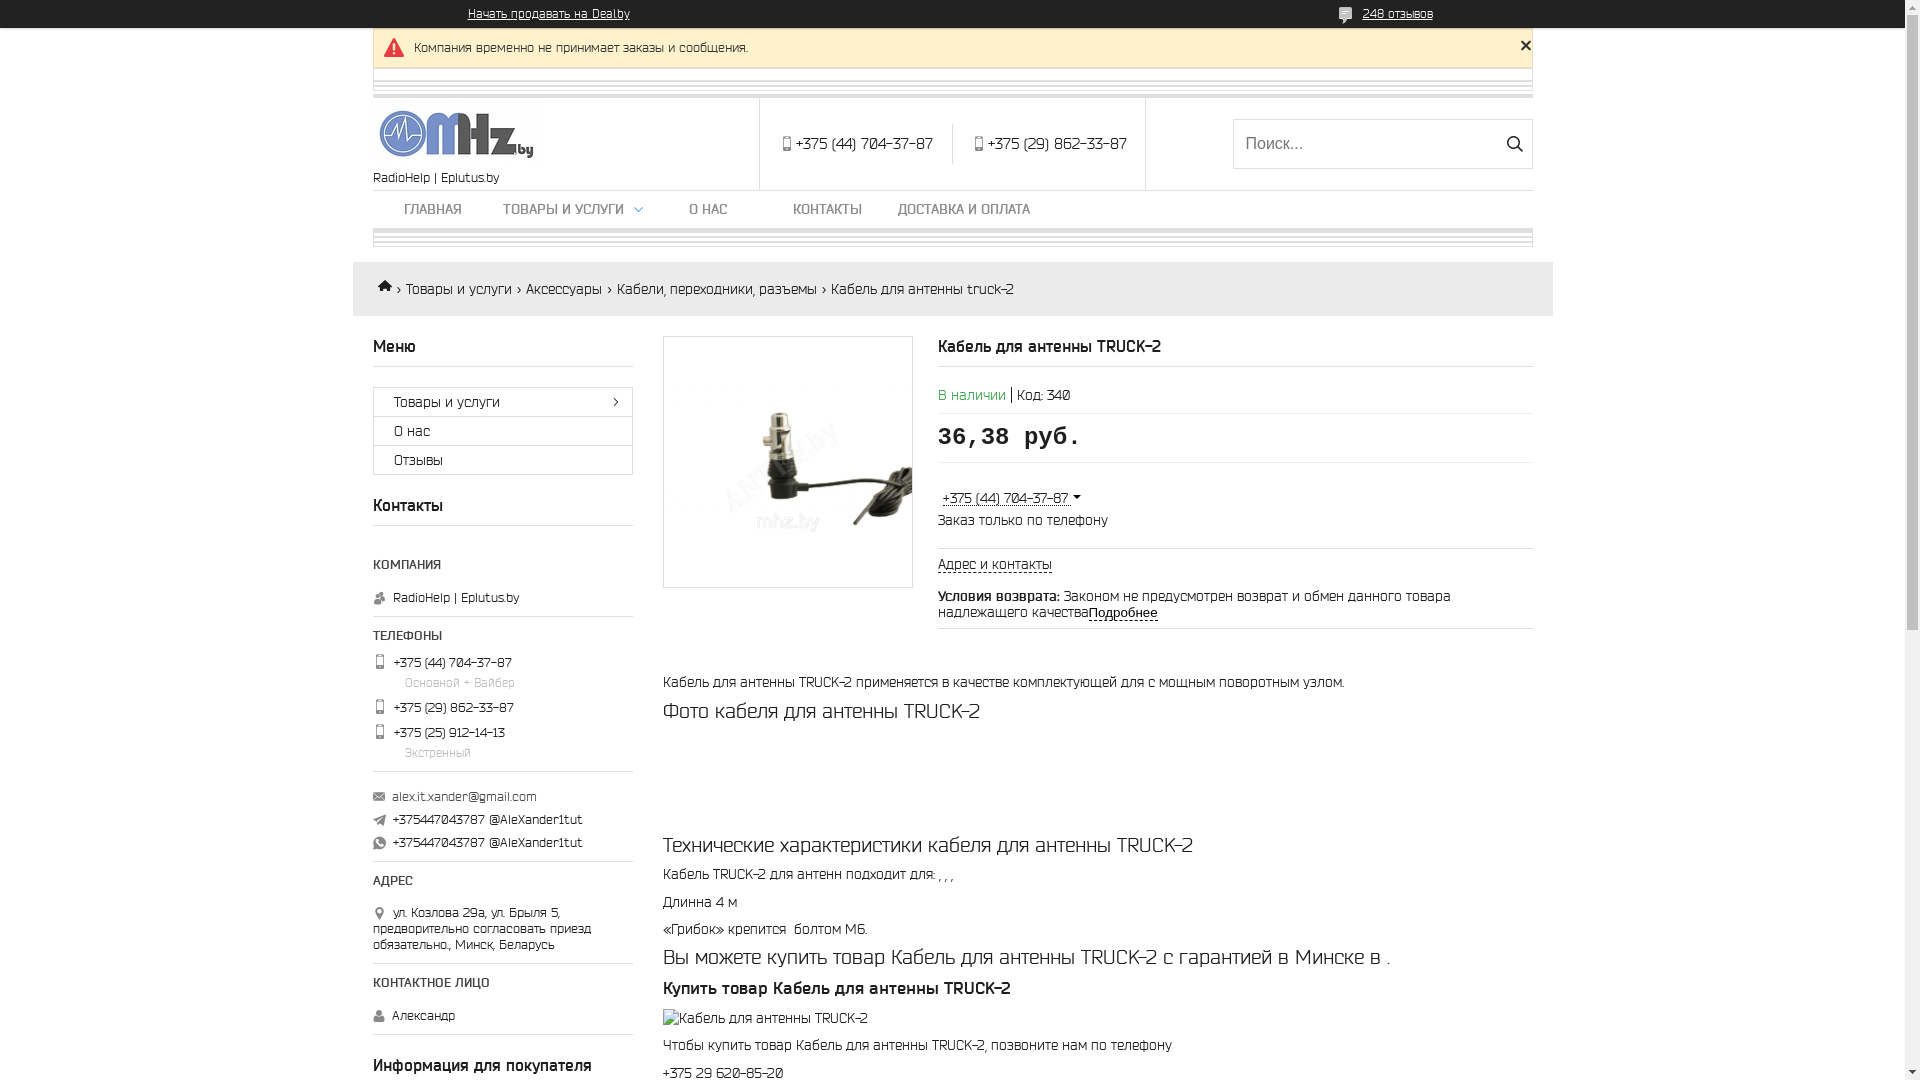 The width and height of the screenshot is (1920, 1080). I want to click on 'RadioHelp | Eplutus.by', so click(455, 134).